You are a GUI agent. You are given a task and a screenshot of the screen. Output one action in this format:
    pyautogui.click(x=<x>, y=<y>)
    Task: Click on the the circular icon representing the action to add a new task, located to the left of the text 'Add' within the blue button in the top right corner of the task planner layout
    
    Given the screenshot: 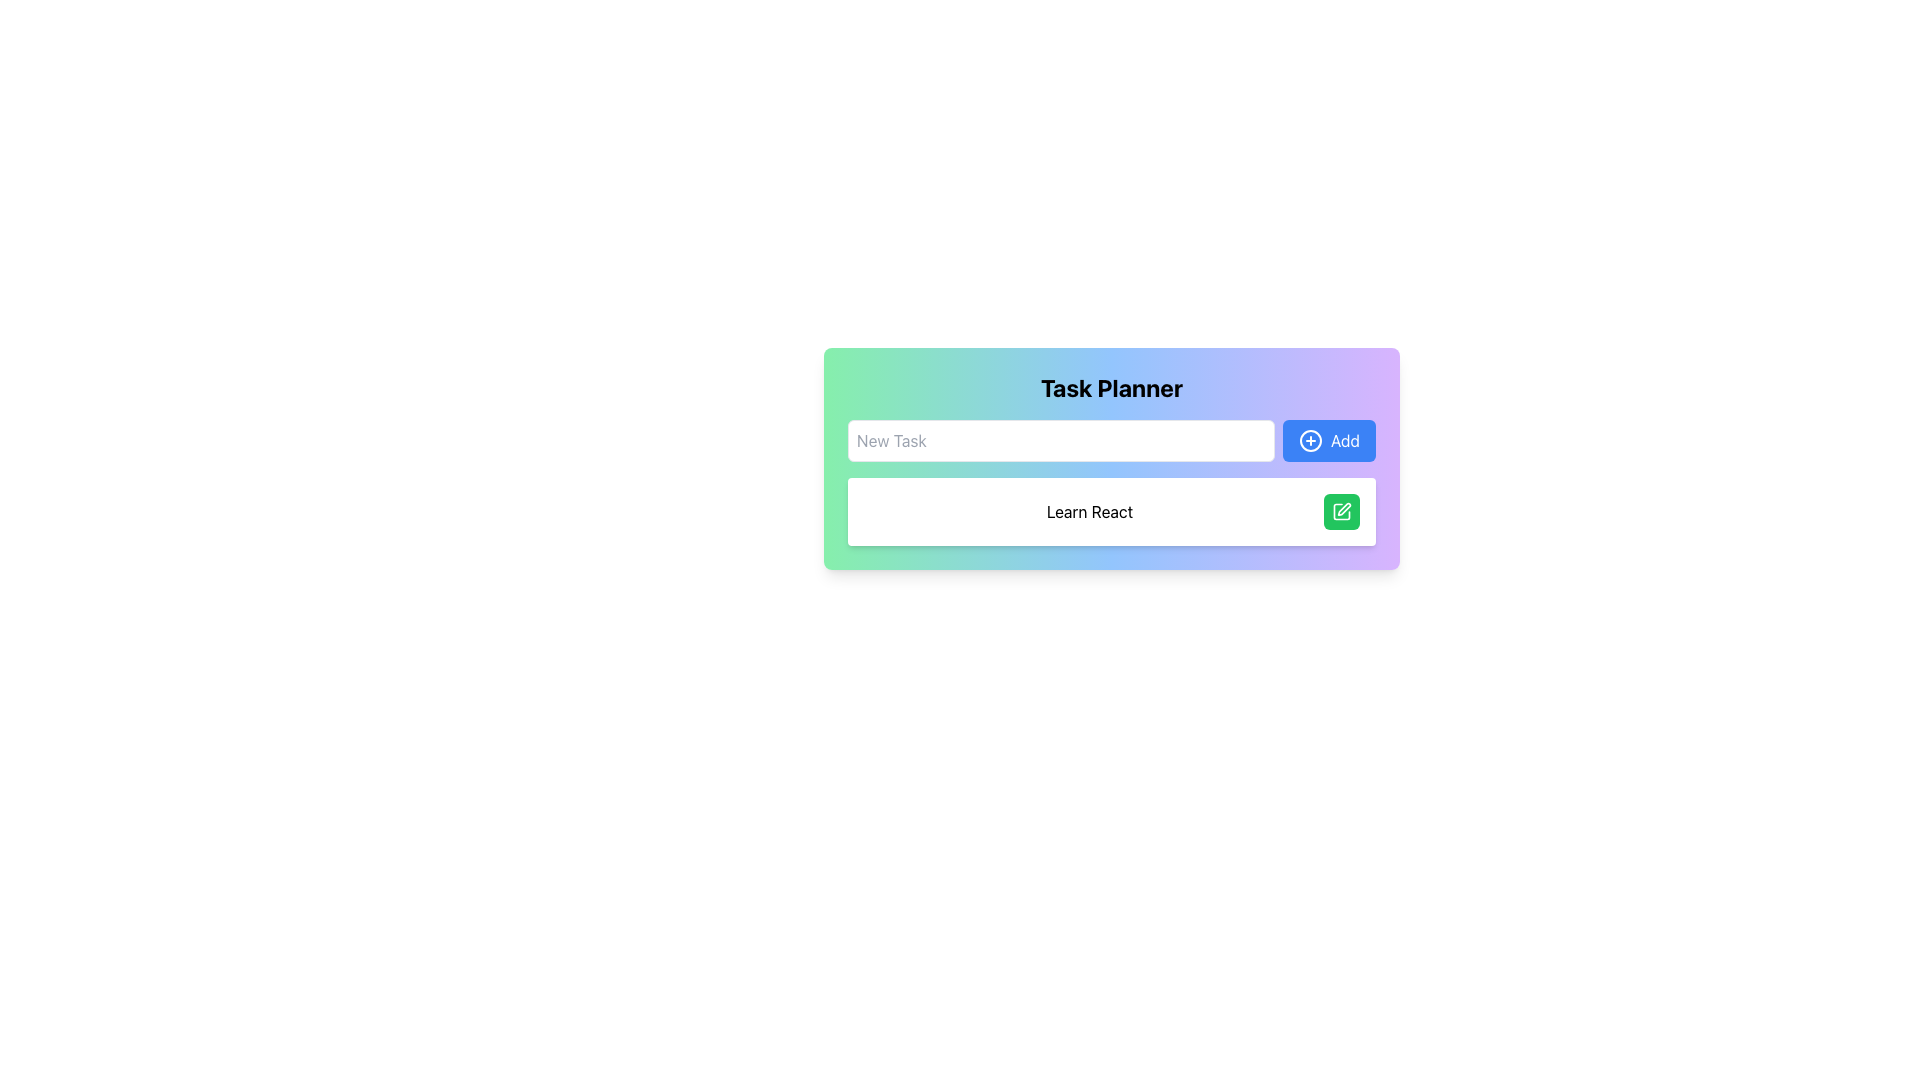 What is the action you would take?
    pyautogui.click(x=1310, y=439)
    